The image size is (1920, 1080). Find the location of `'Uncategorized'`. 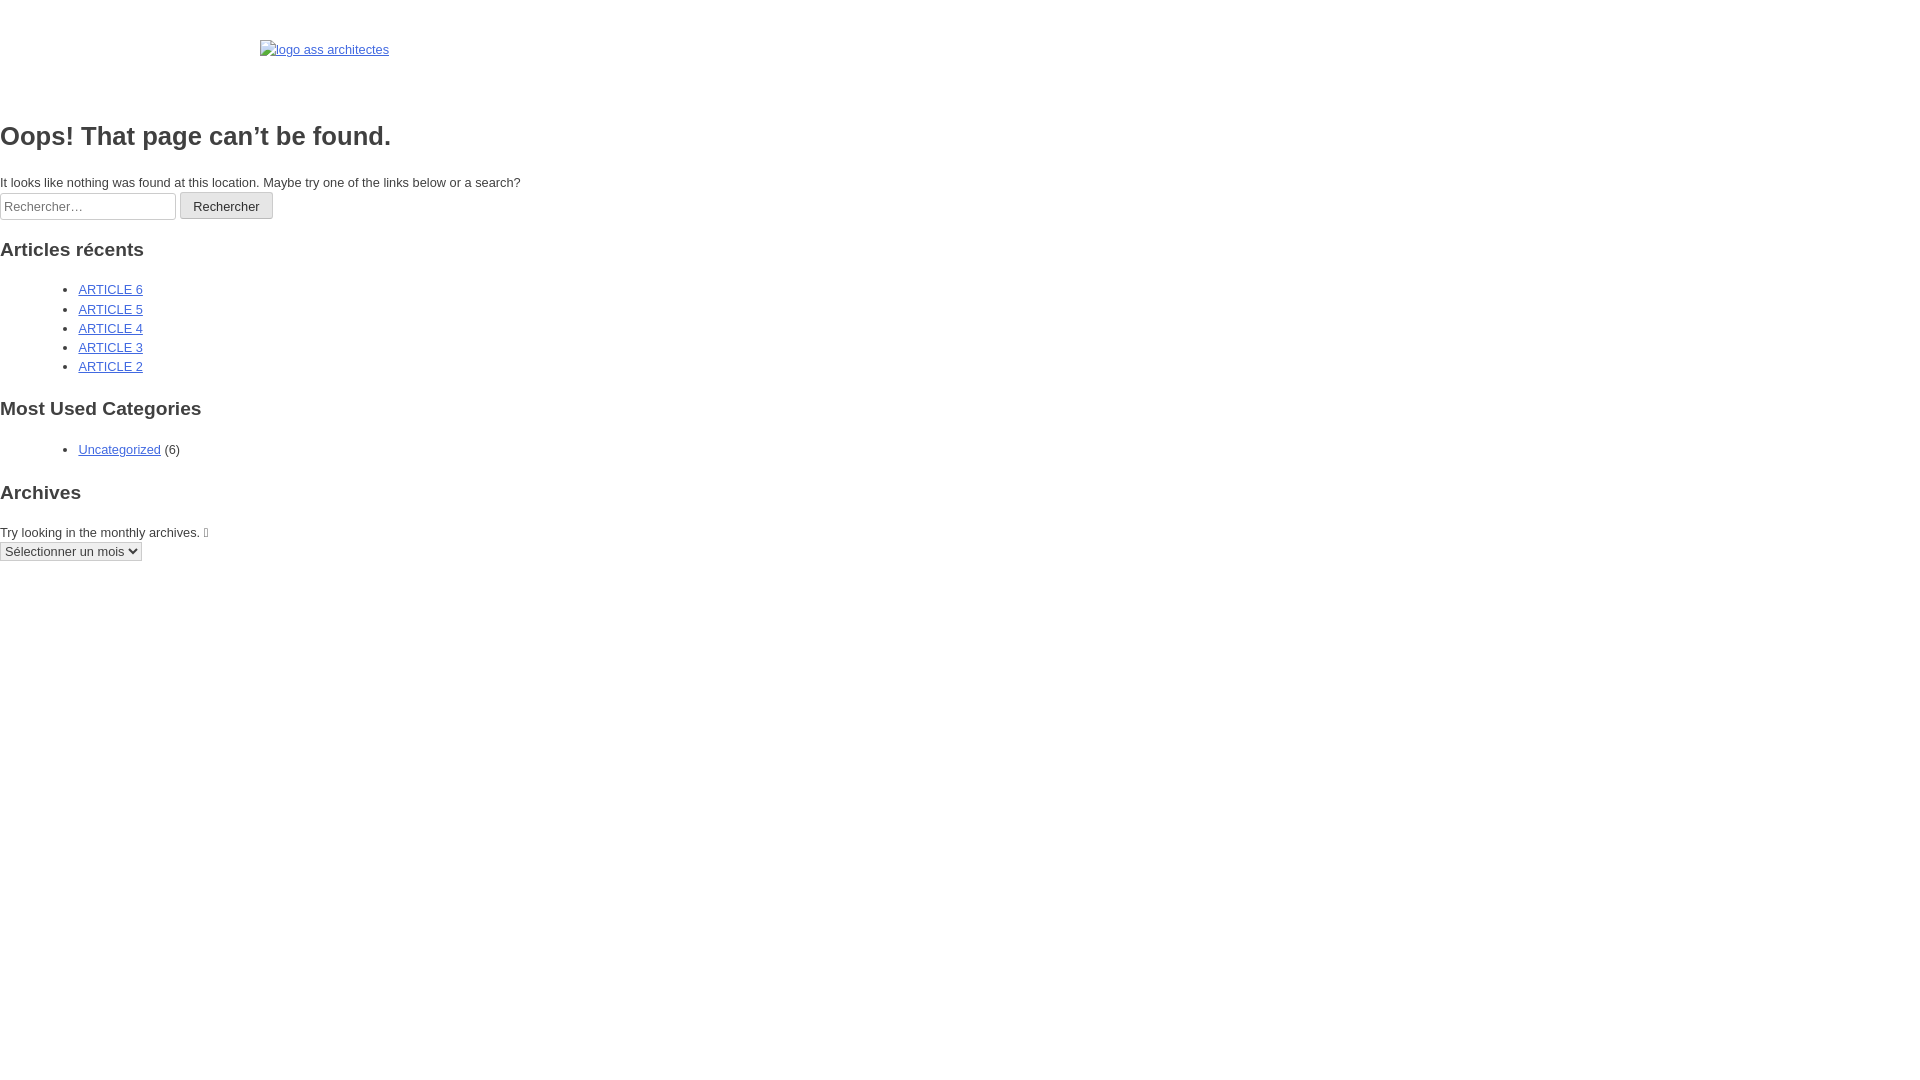

'Uncategorized' is located at coordinates (118, 448).